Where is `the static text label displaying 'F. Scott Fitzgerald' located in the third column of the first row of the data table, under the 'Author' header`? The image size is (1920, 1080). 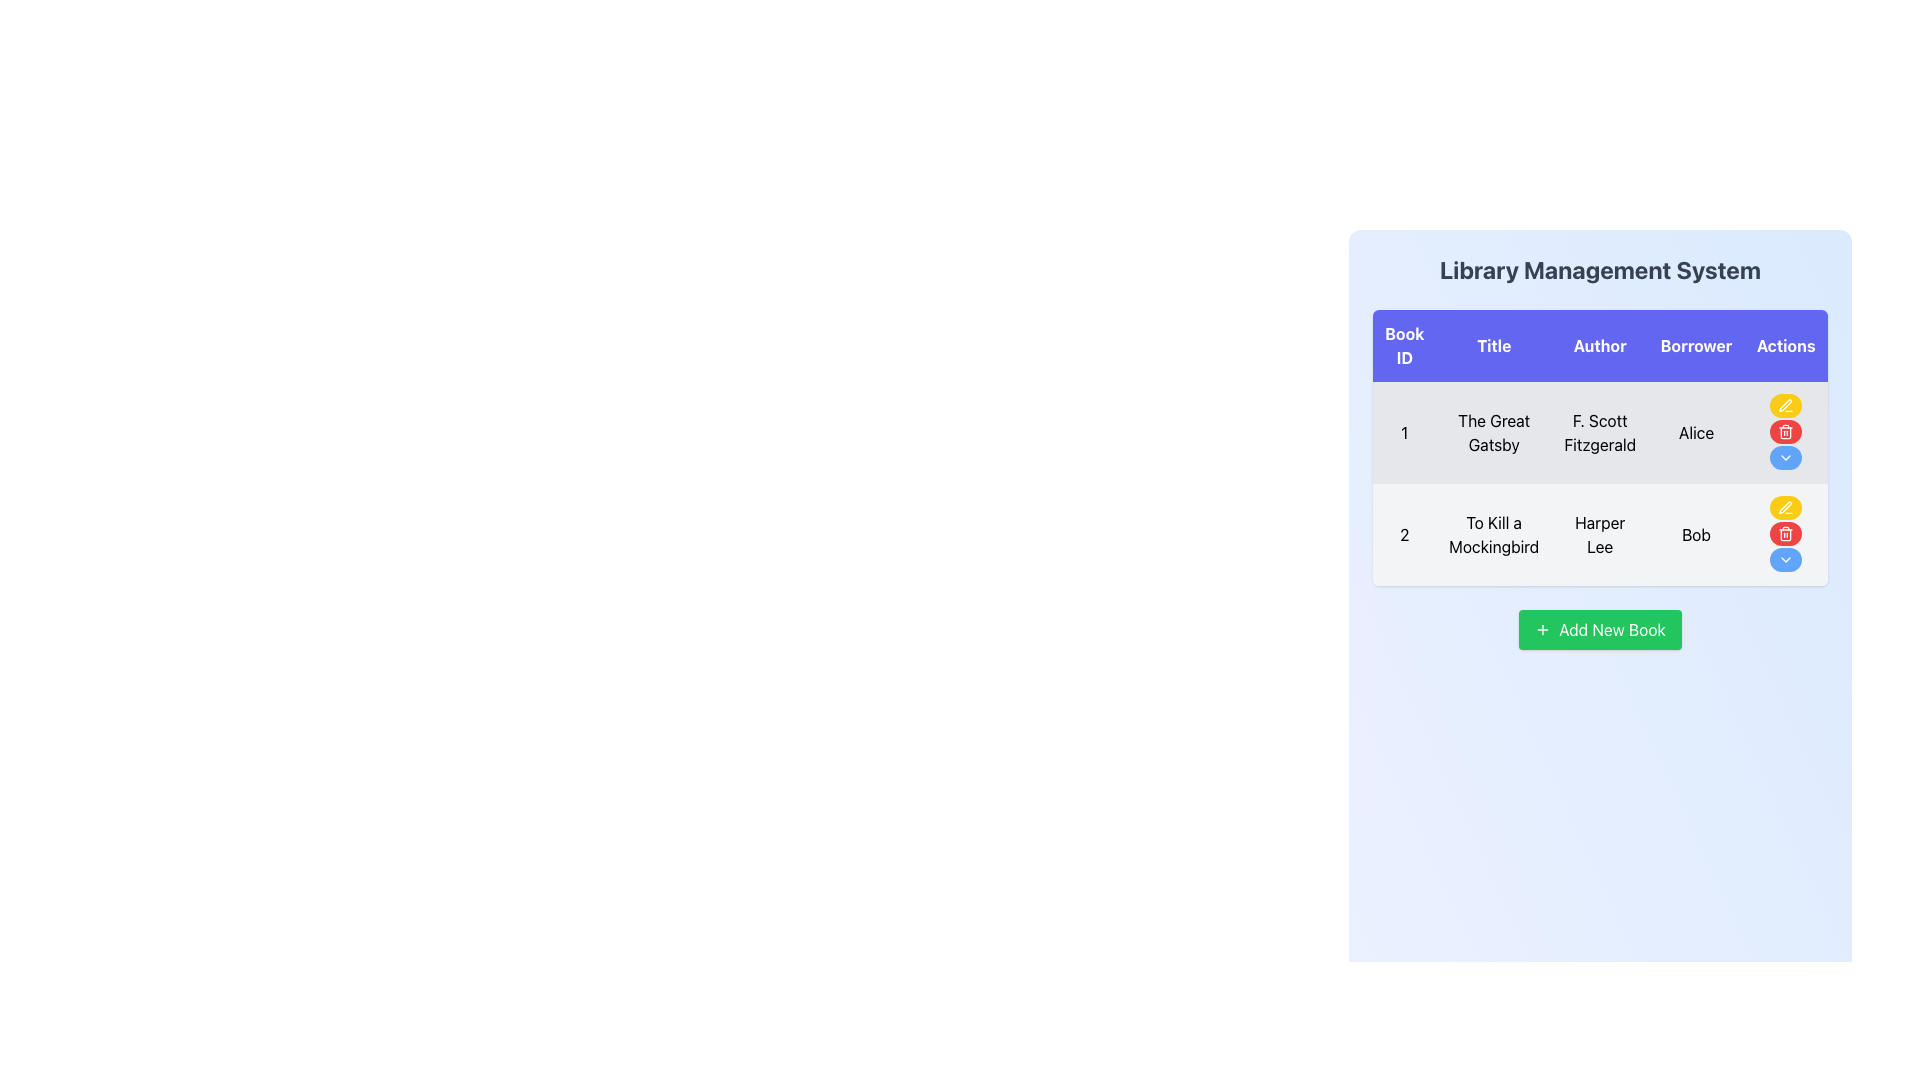 the static text label displaying 'F. Scott Fitzgerald' located in the third column of the first row of the data table, under the 'Author' header is located at coordinates (1600, 431).